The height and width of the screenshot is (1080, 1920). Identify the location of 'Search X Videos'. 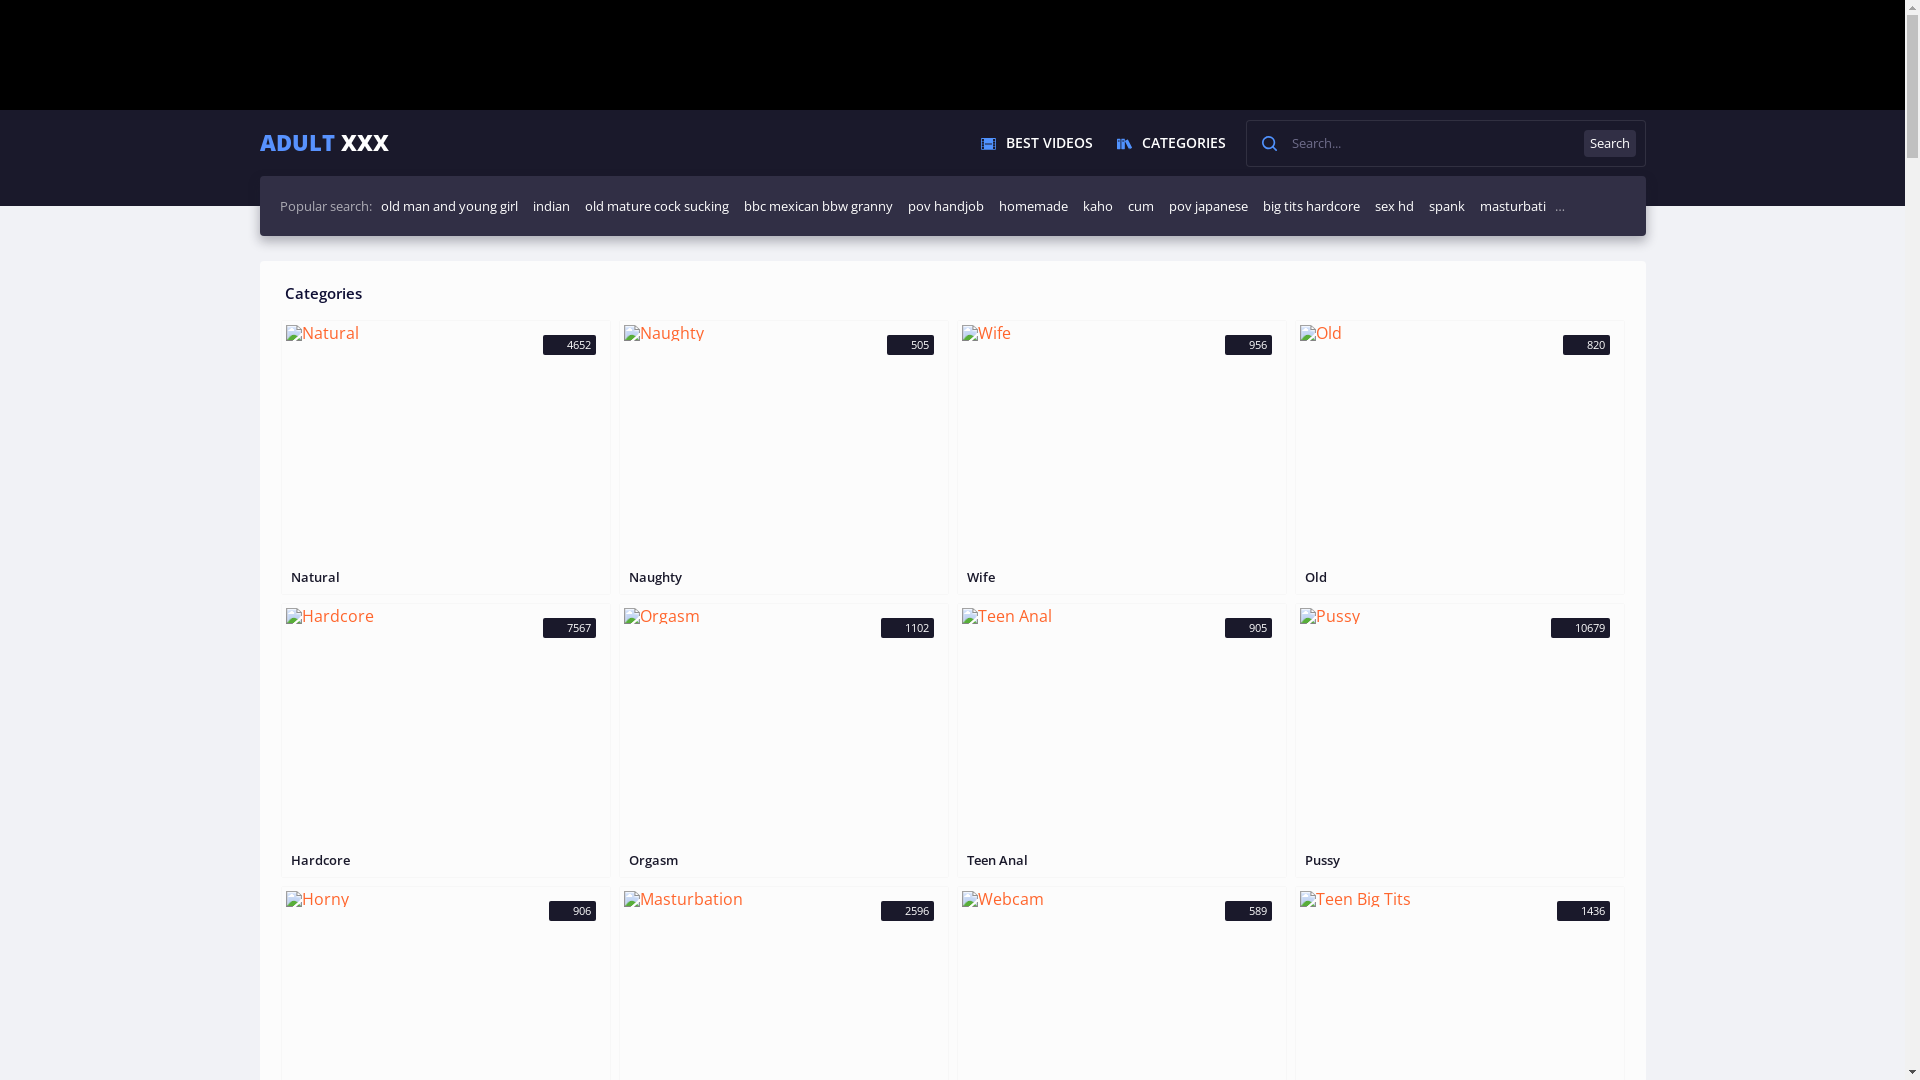
(1445, 142).